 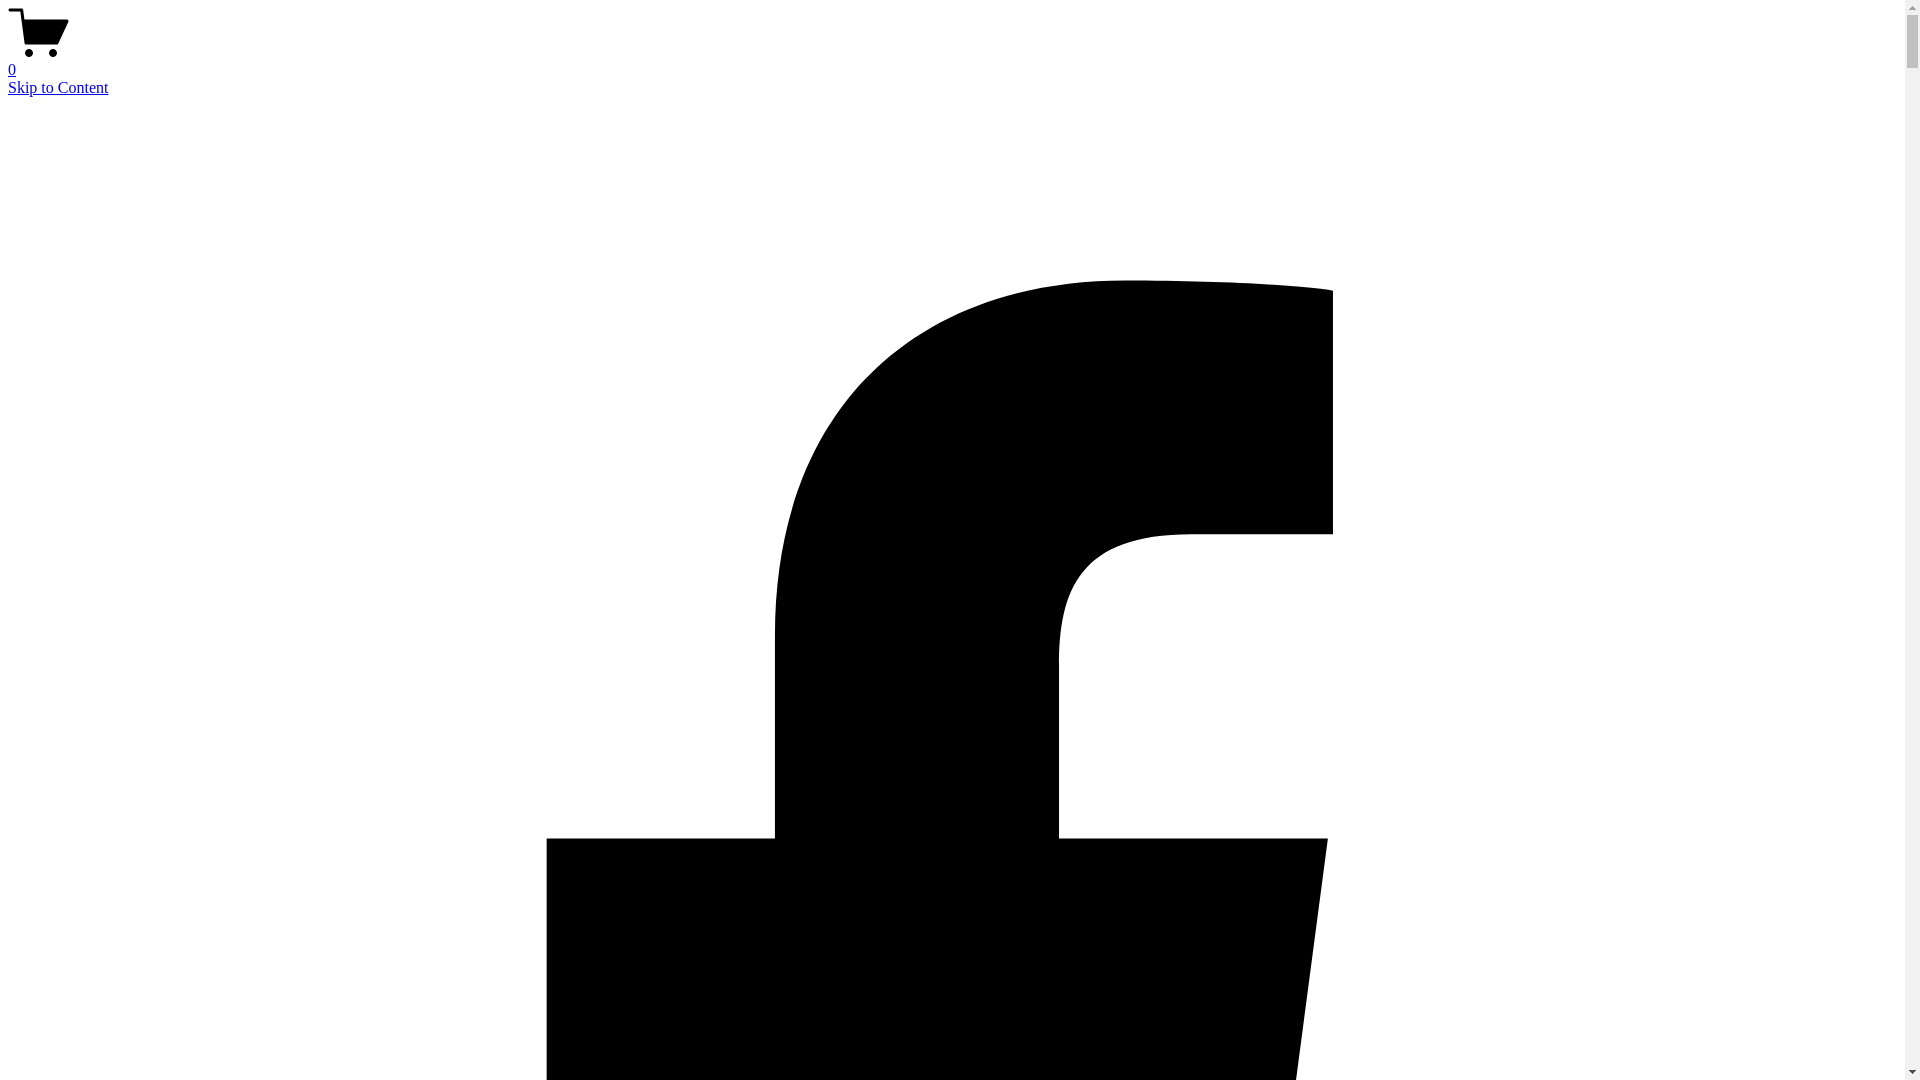 What do you see at coordinates (57, 86) in the screenshot?
I see `'Skip to Content'` at bounding box center [57, 86].